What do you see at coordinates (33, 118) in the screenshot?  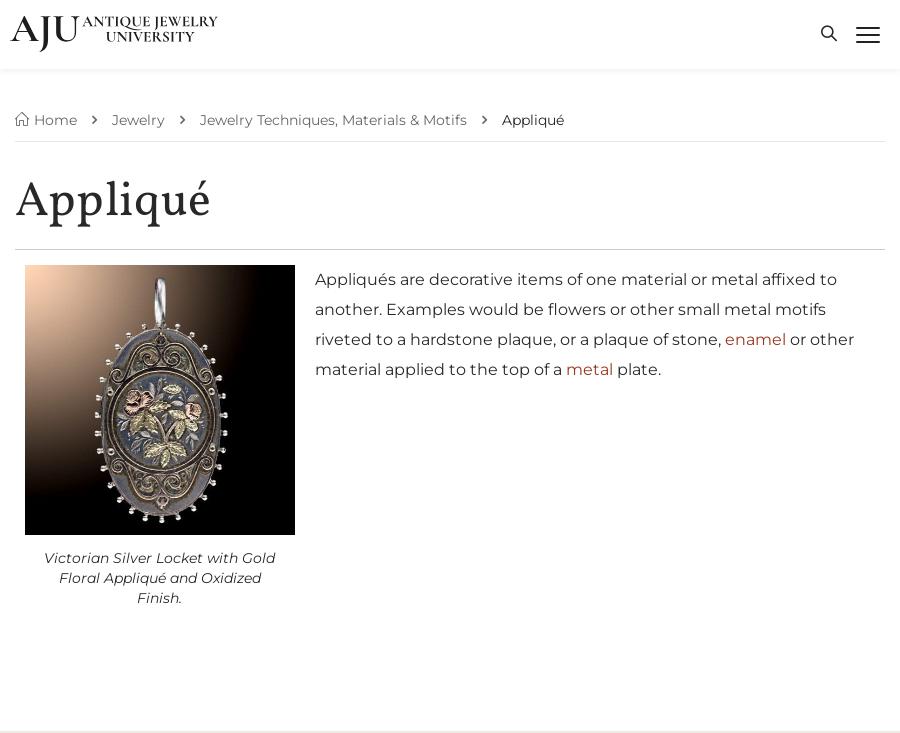 I see `'Home'` at bounding box center [33, 118].